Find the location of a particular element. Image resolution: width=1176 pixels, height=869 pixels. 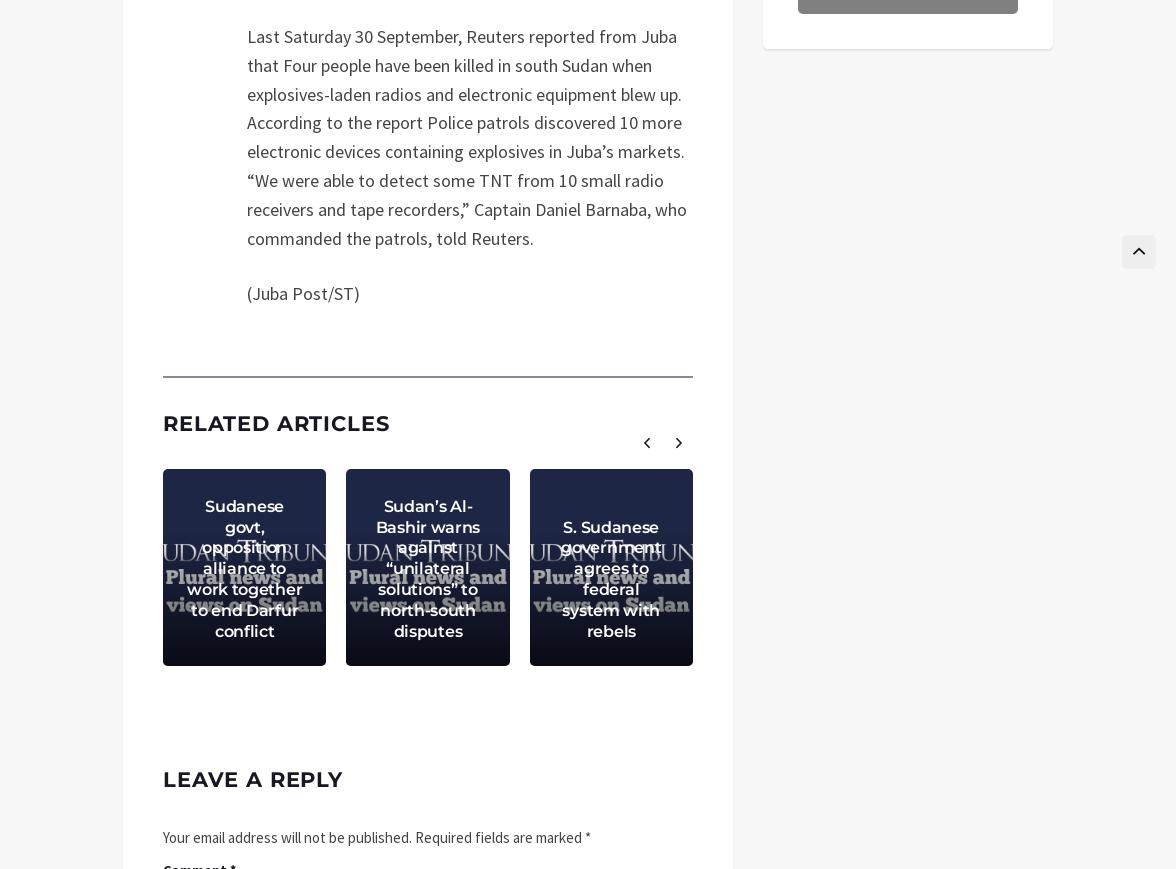

'S. Sudanese government agrees to federal system with rebels' is located at coordinates (611, 578).